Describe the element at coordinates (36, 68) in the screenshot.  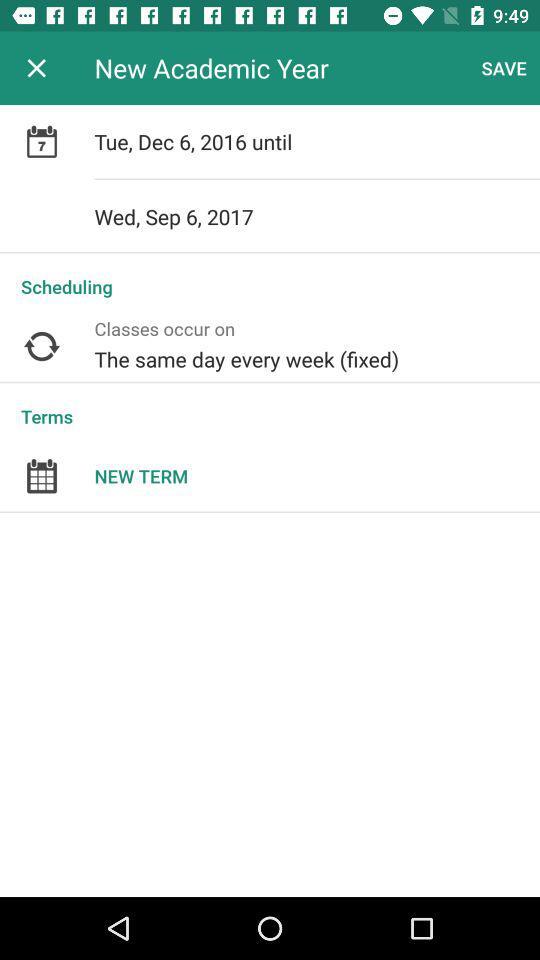
I see `the item next to new academic year` at that location.